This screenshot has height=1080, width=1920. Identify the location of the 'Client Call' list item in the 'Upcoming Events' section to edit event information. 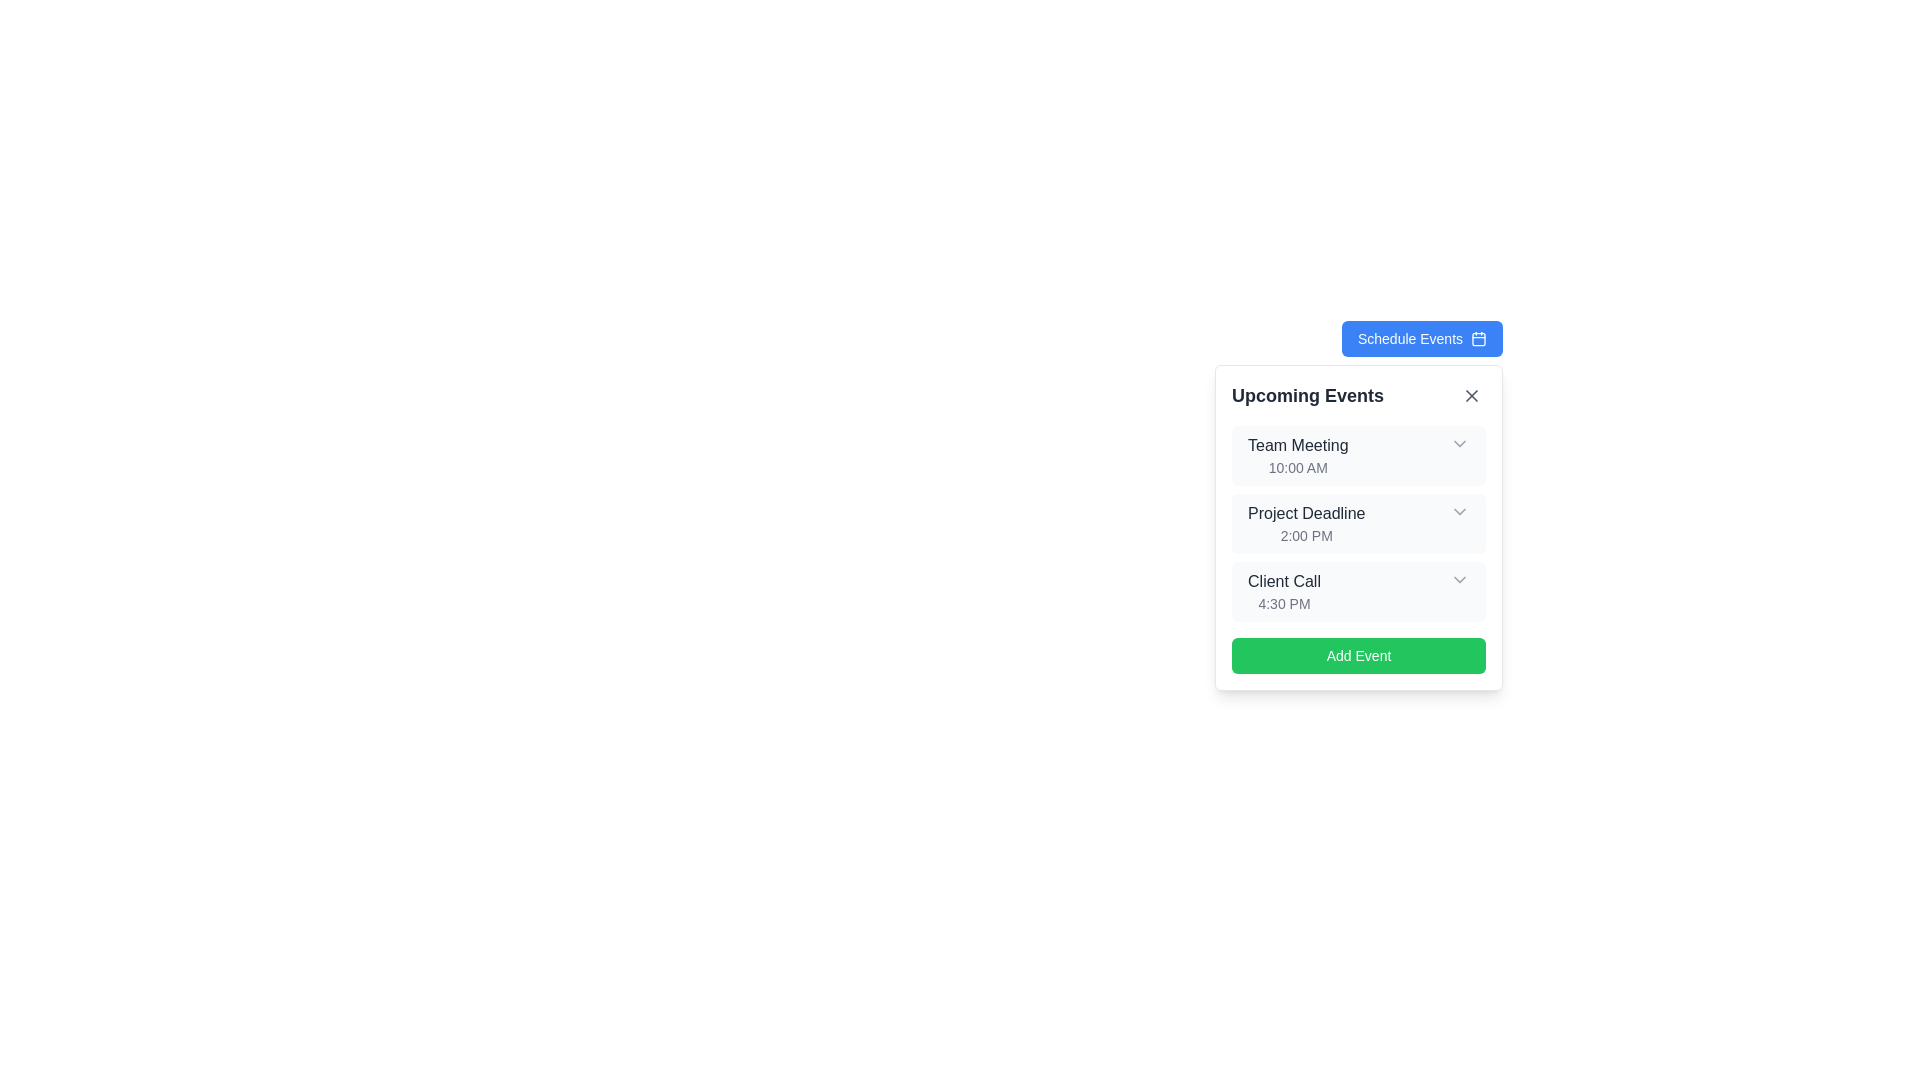
(1358, 590).